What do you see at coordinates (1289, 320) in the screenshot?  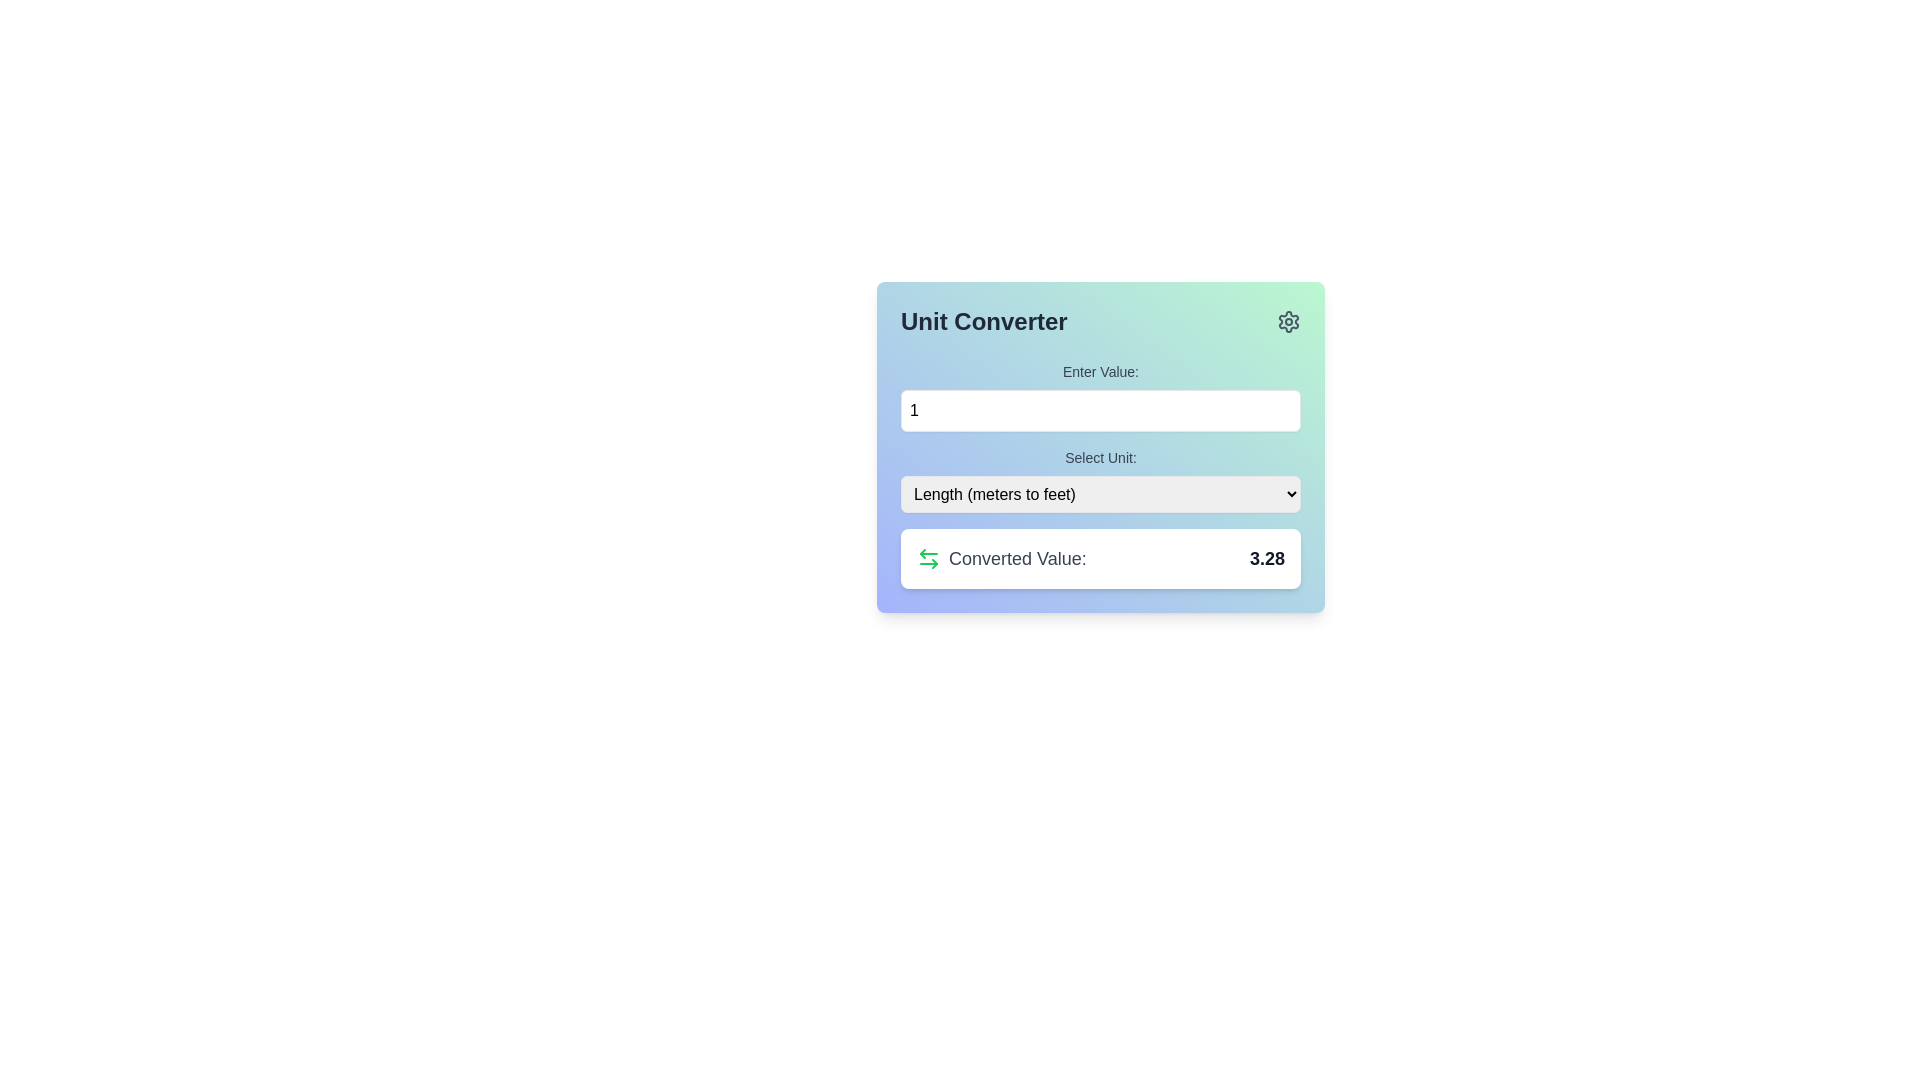 I see `the settings gear icon located at the top-right corner of the unit converter interface` at bounding box center [1289, 320].